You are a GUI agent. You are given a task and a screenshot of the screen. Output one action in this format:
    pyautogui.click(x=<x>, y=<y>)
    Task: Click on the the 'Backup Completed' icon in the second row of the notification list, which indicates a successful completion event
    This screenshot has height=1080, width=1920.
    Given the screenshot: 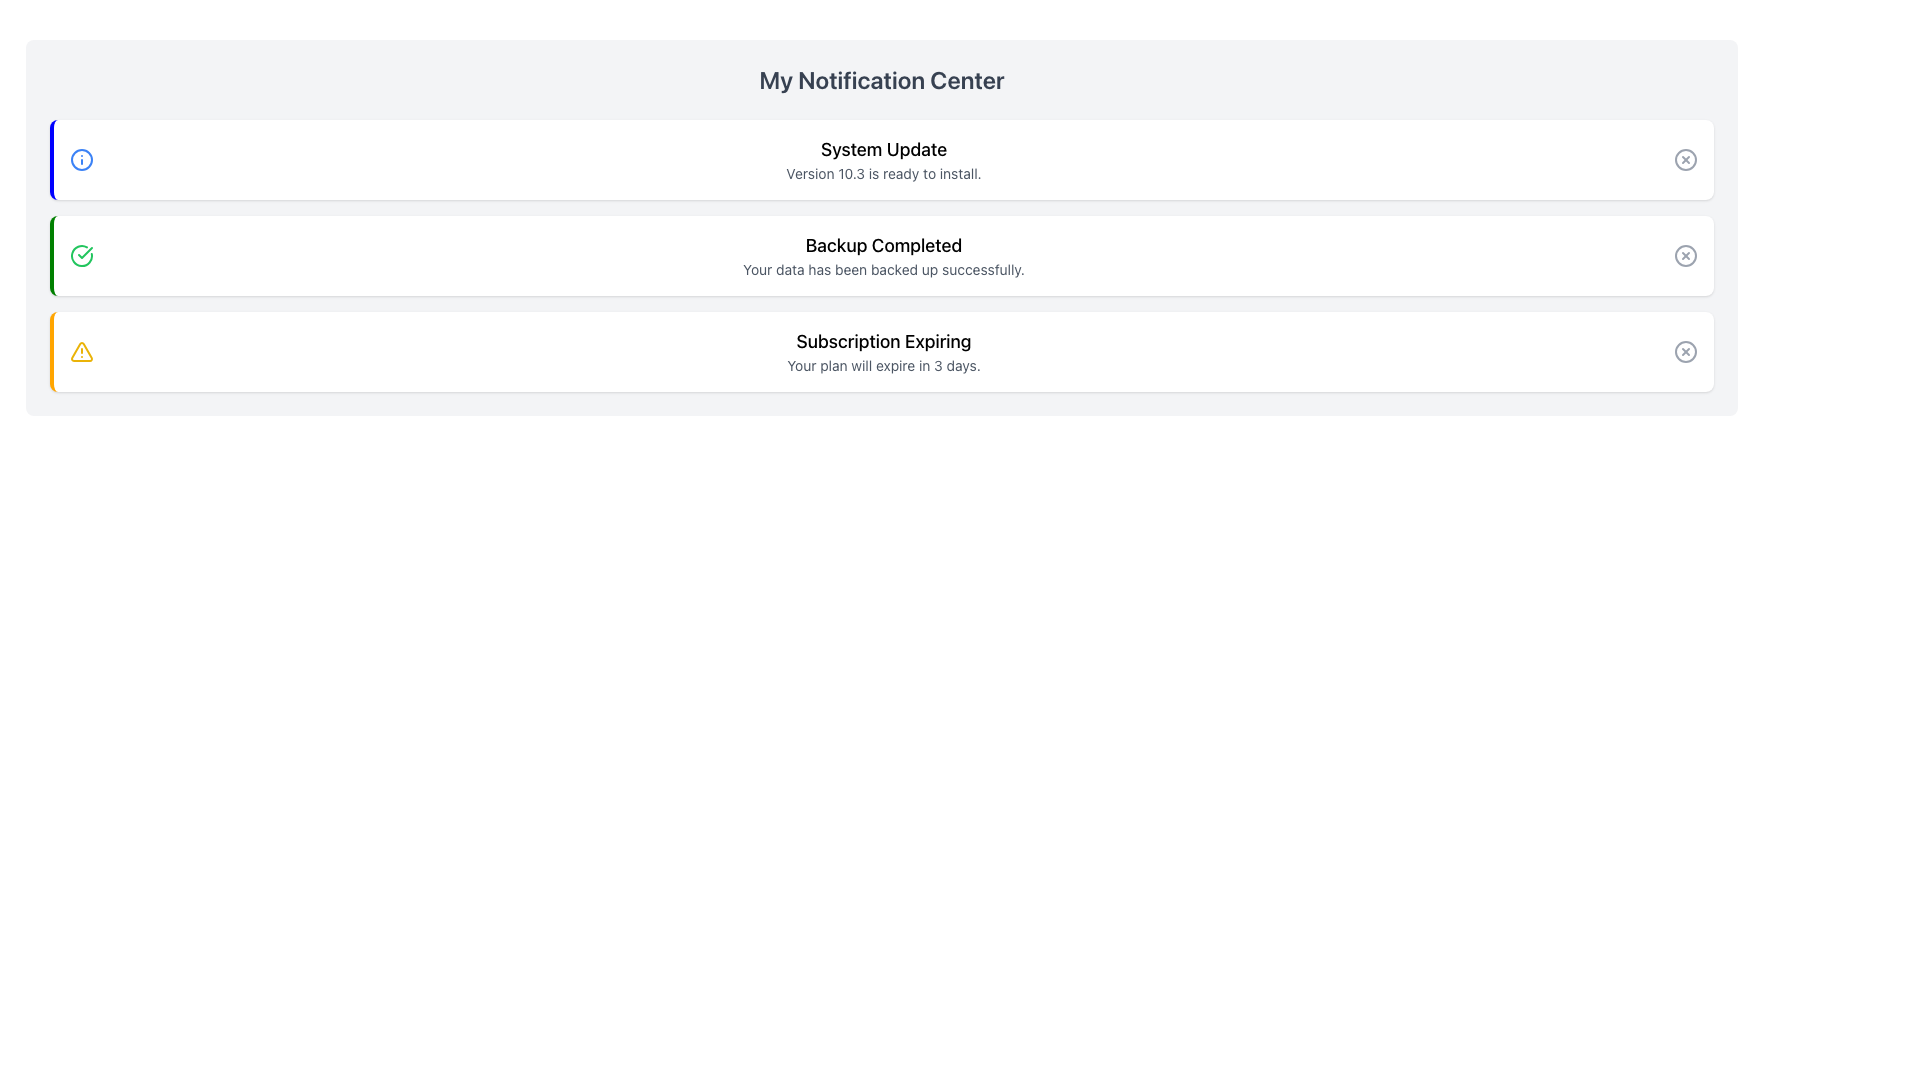 What is the action you would take?
    pyautogui.click(x=80, y=254)
    